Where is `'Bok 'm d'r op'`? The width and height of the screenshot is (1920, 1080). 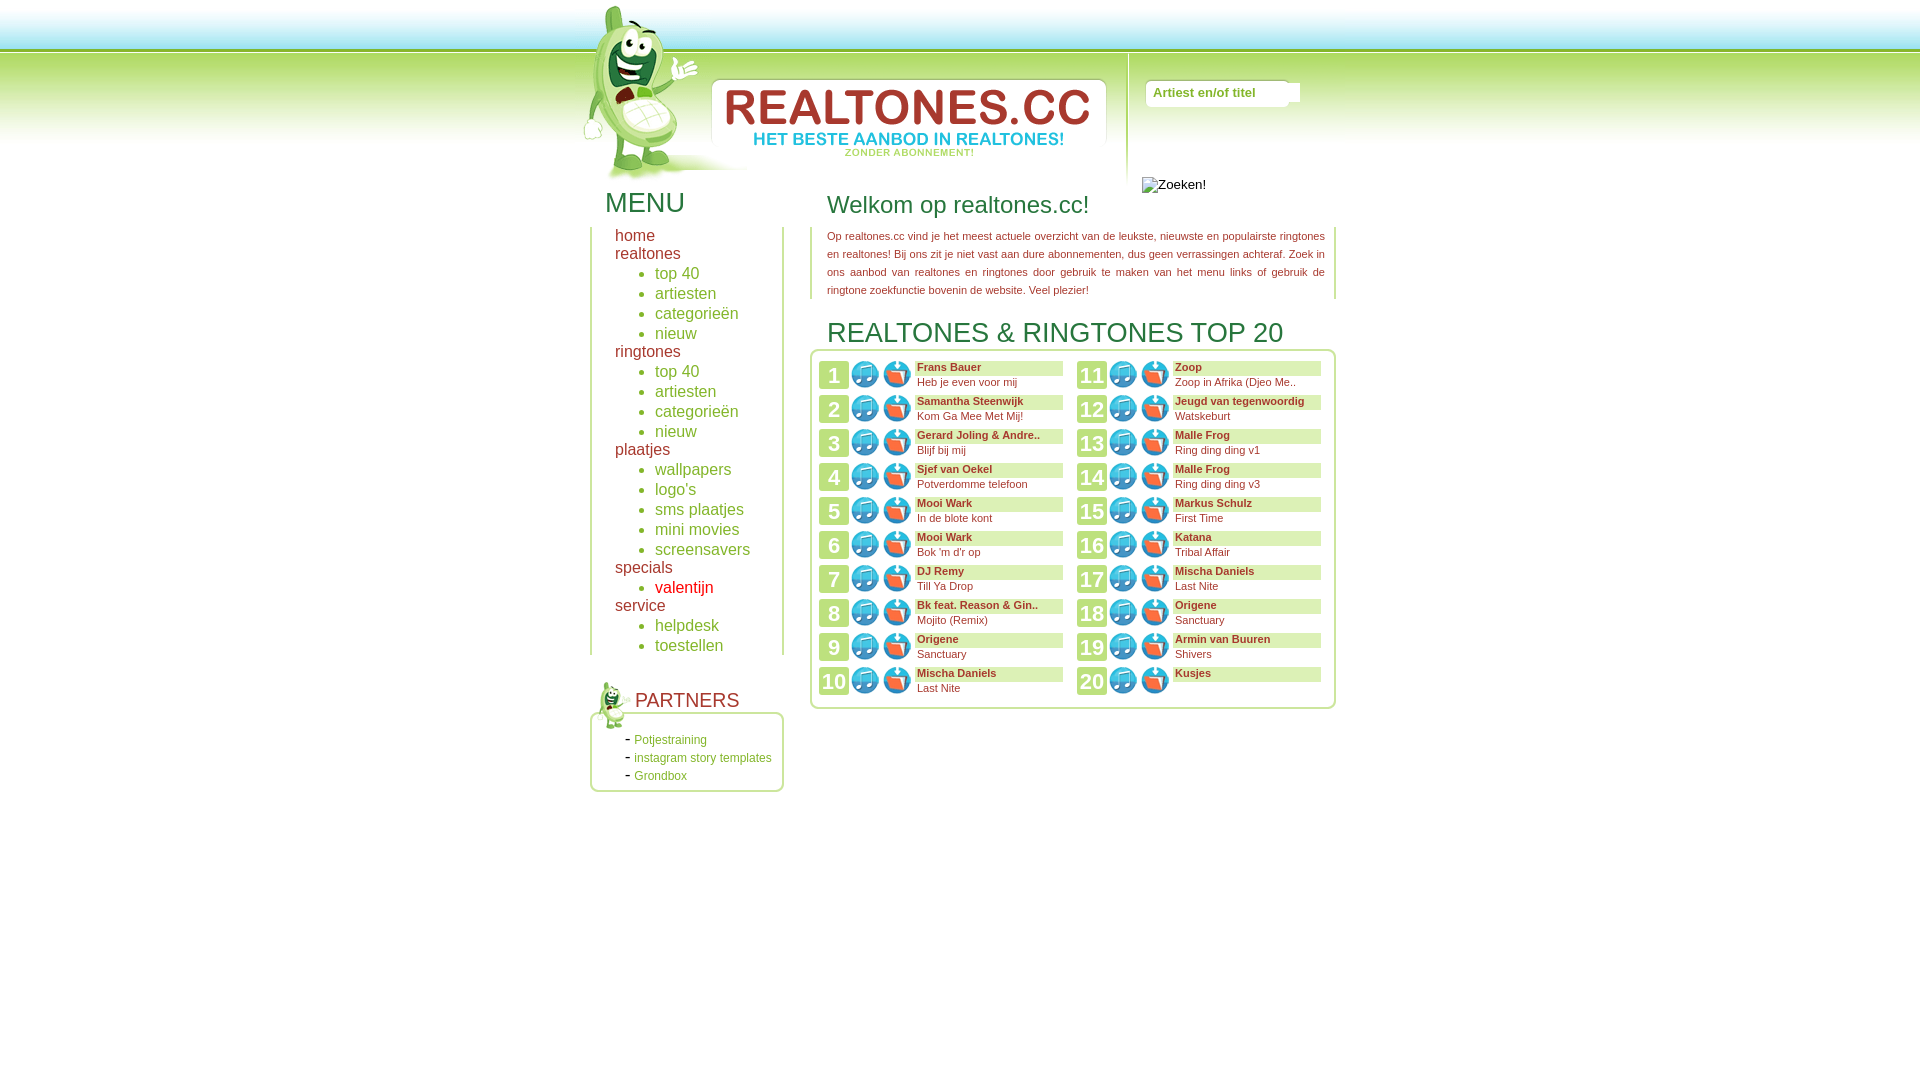 'Bok 'm d'r op' is located at coordinates (915, 551).